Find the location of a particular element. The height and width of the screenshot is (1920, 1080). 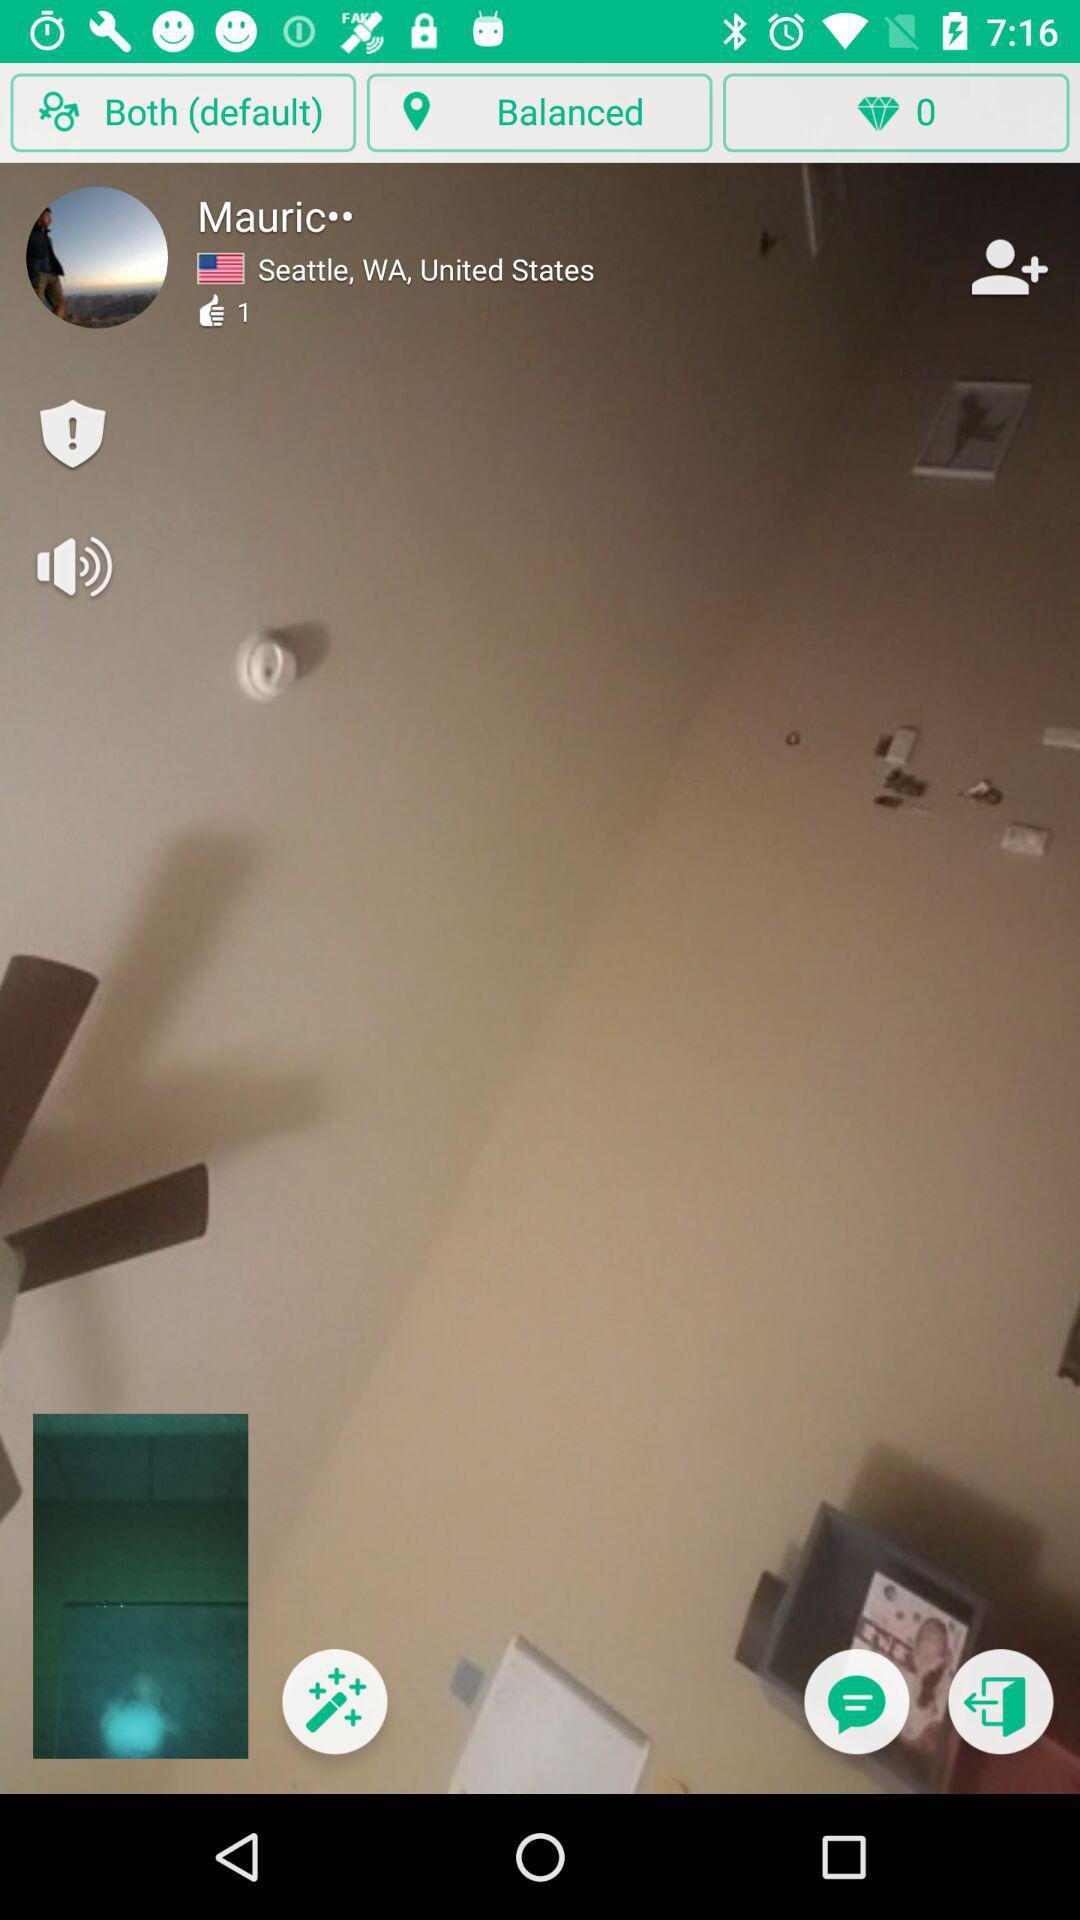

a friend is located at coordinates (1007, 266).